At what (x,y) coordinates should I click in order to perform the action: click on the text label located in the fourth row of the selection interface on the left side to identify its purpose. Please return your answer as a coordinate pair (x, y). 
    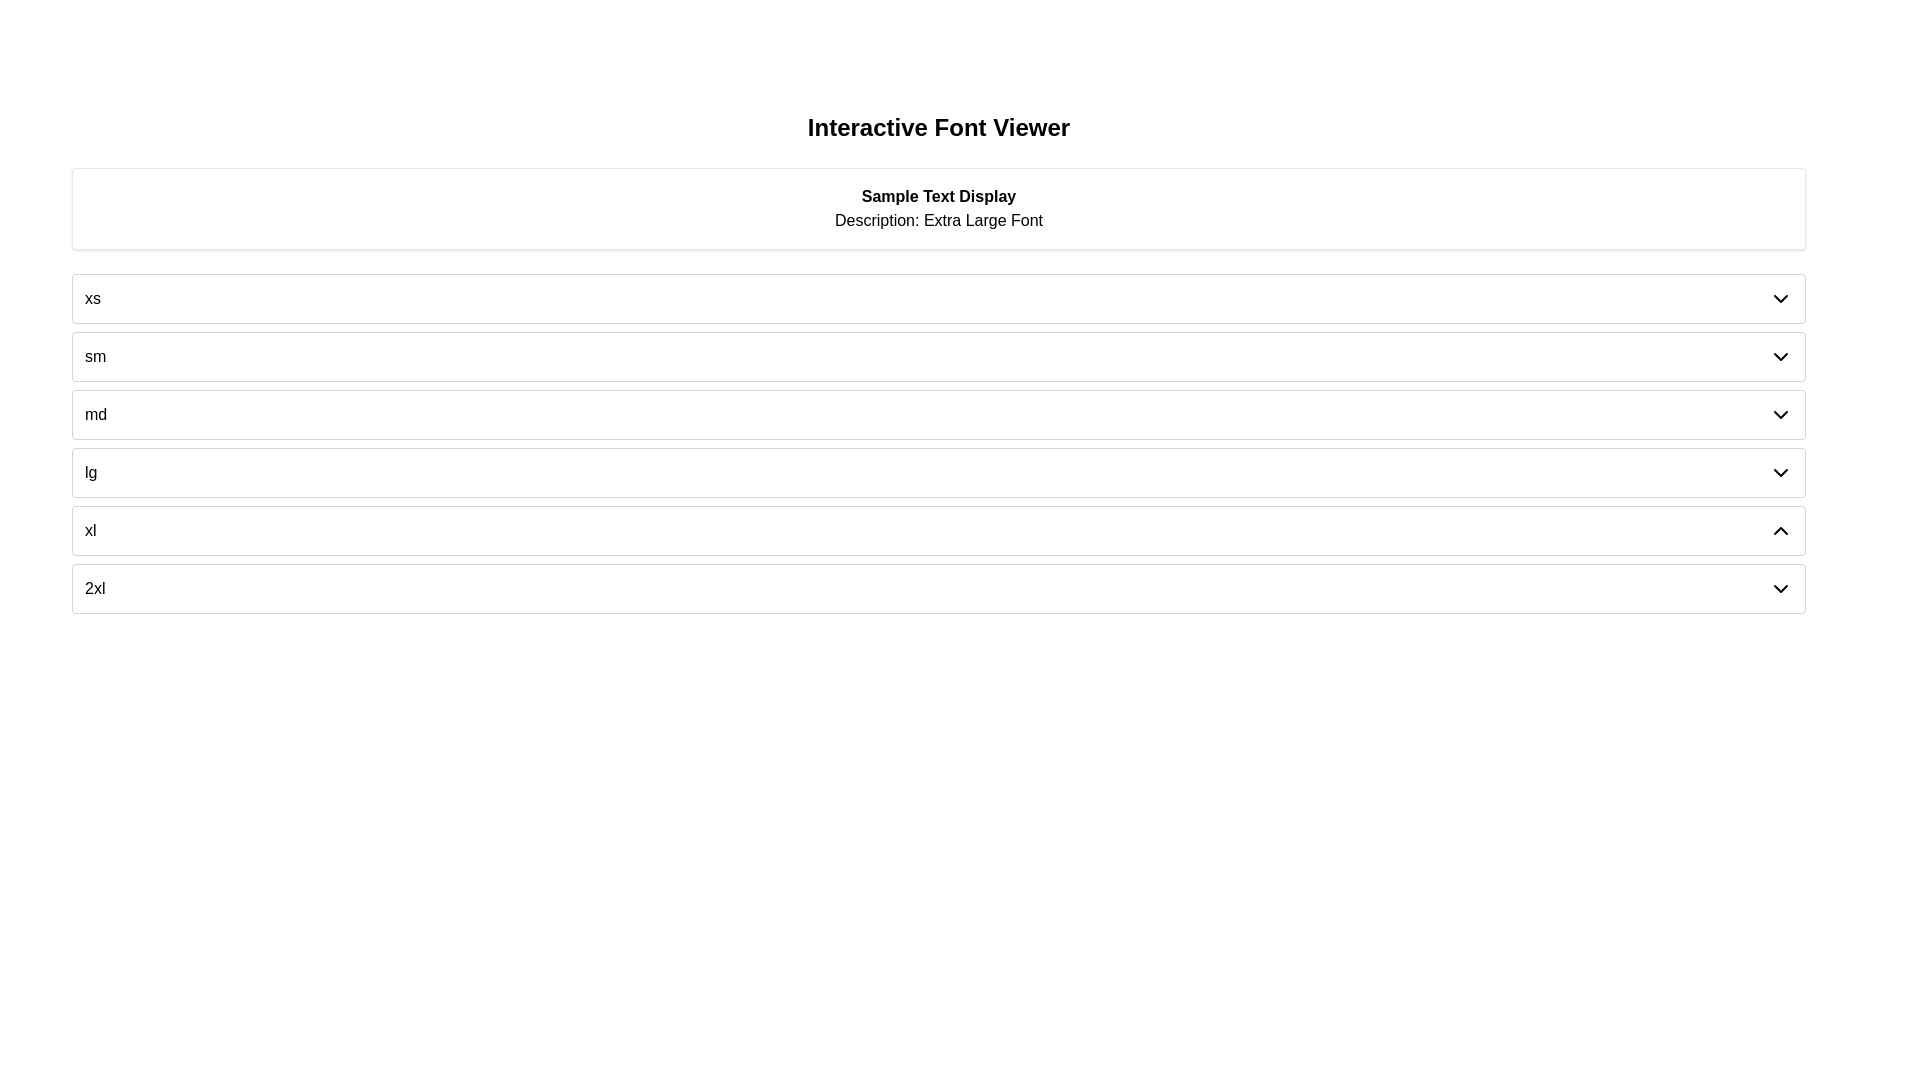
    Looking at the image, I should click on (90, 473).